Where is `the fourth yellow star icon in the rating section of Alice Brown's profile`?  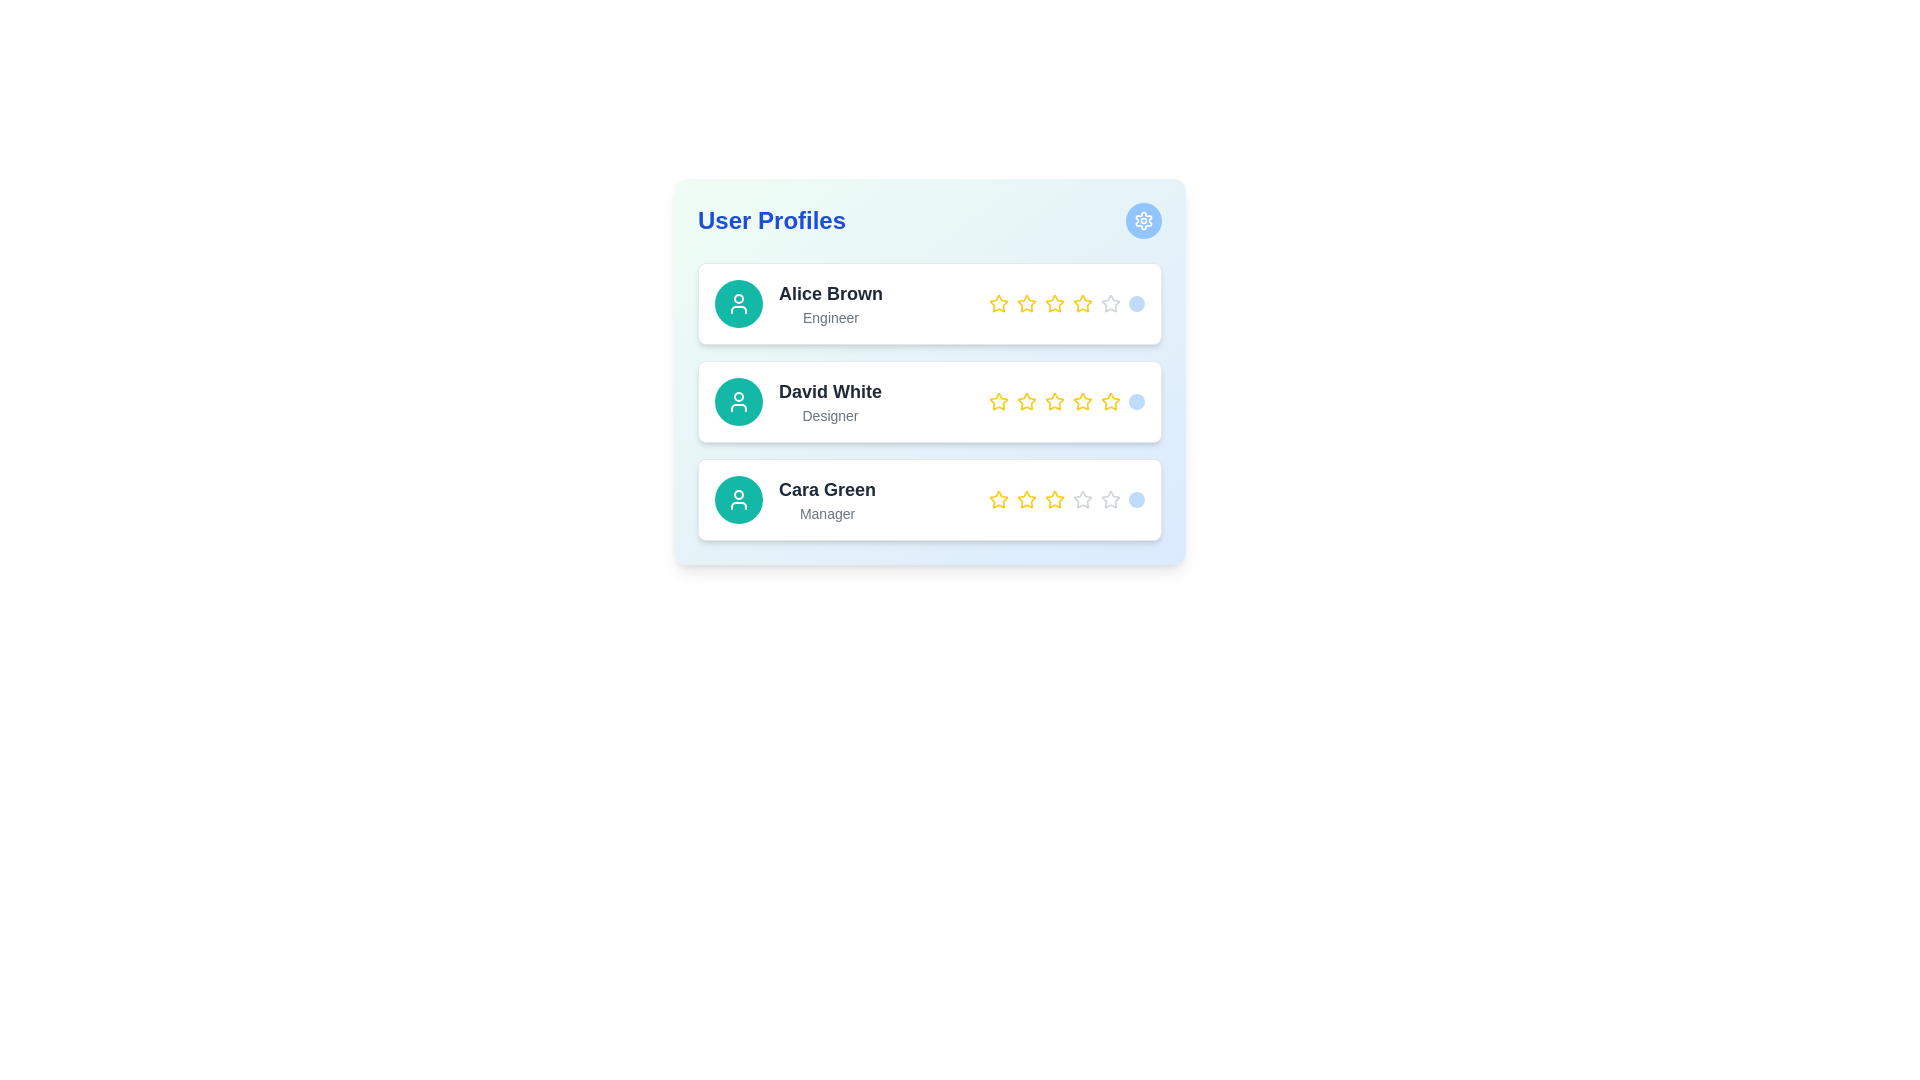
the fourth yellow star icon in the rating section of Alice Brown's profile is located at coordinates (1054, 304).